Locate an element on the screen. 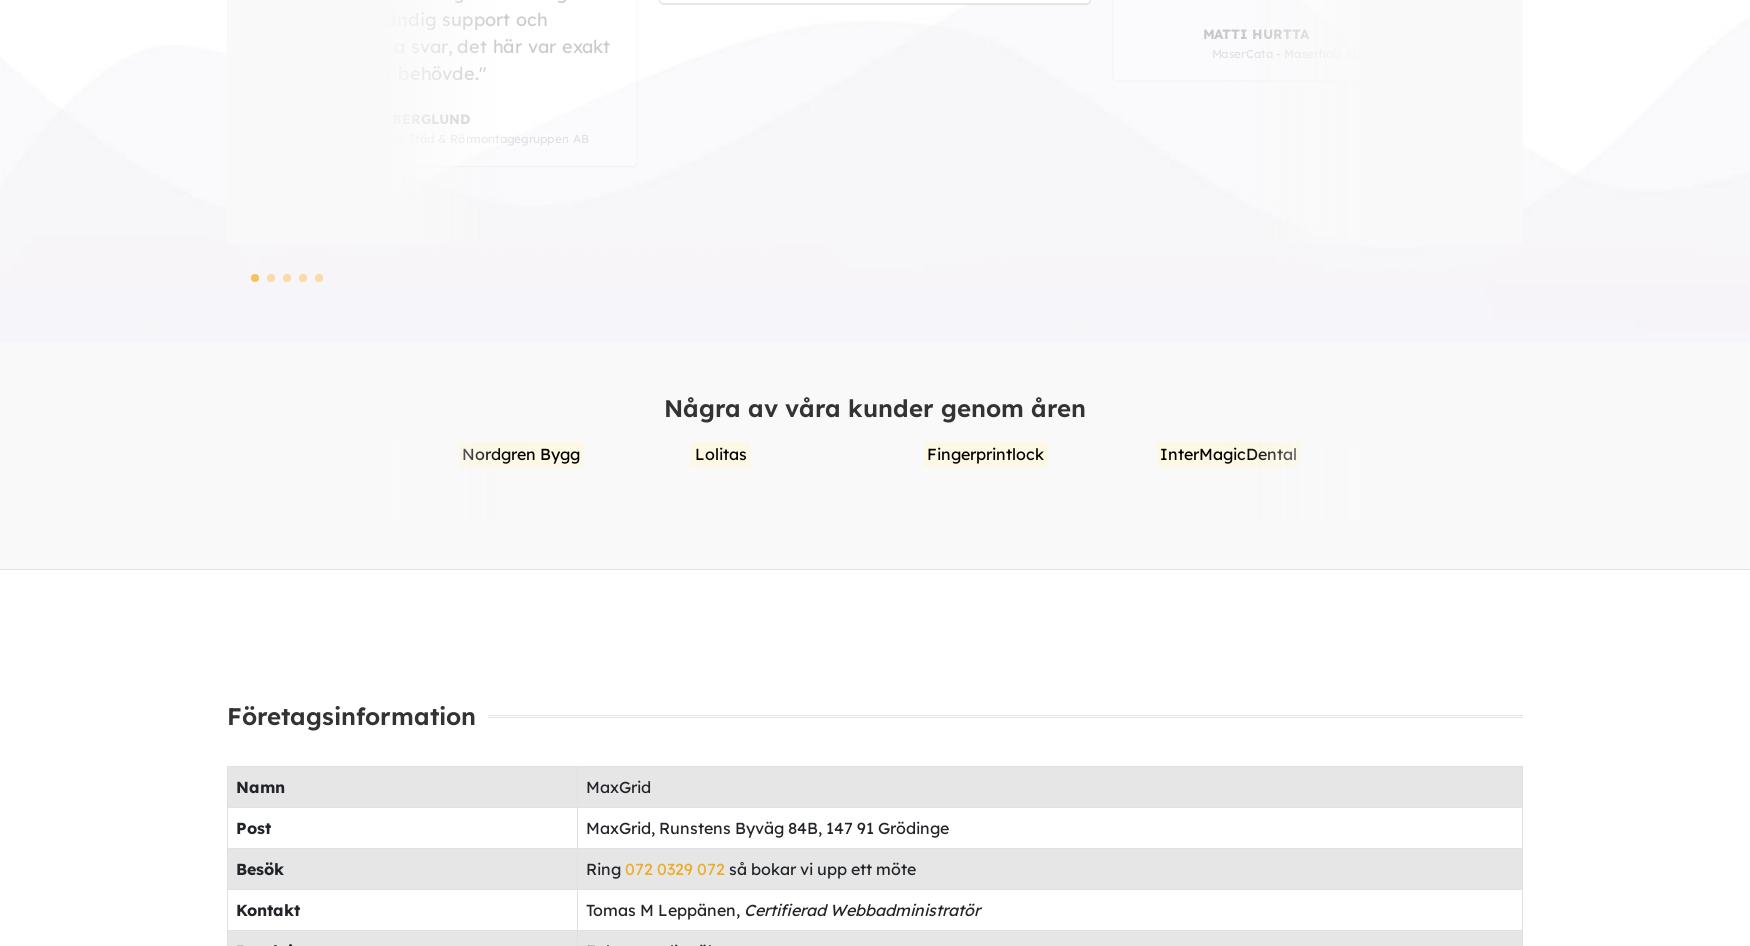 The image size is (1750, 946). 'Resultathöjarna' is located at coordinates (1274, 452).